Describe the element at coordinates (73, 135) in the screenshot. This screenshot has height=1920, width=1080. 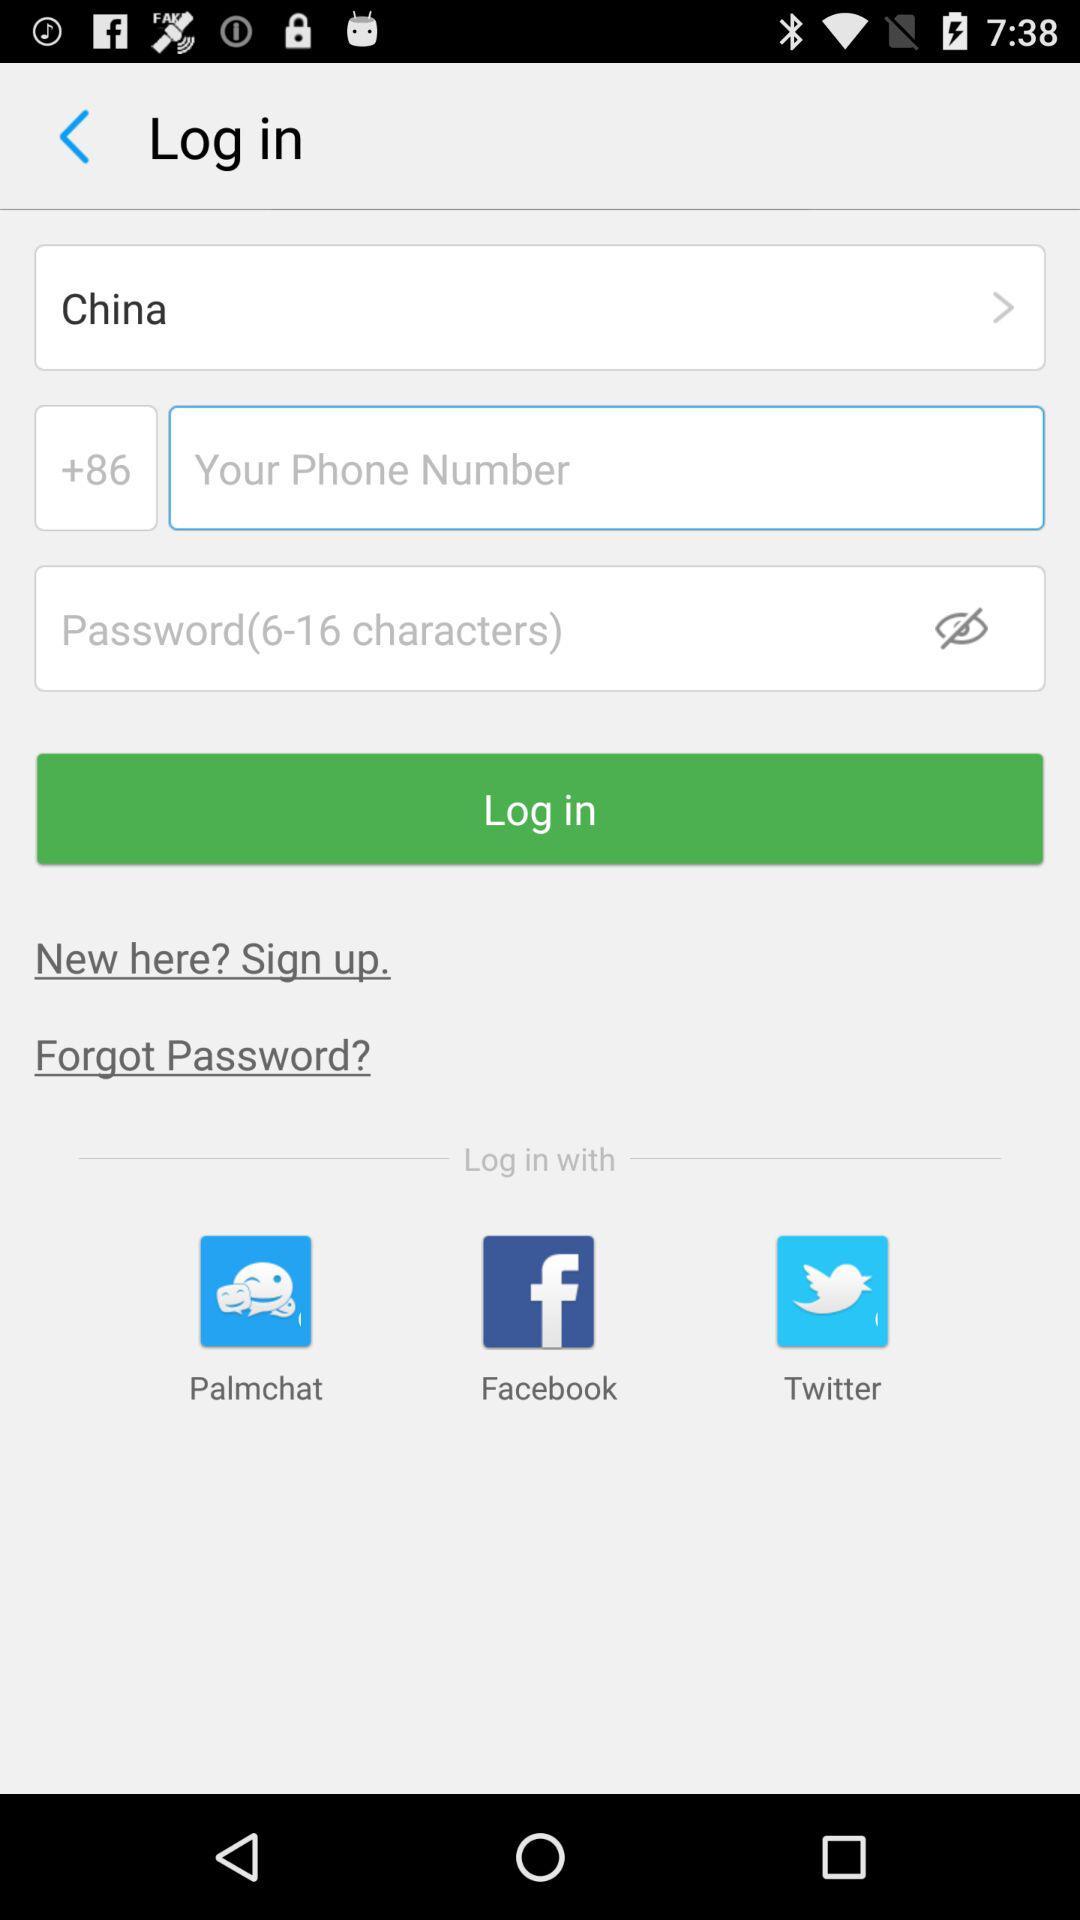
I see `return to previous page` at that location.